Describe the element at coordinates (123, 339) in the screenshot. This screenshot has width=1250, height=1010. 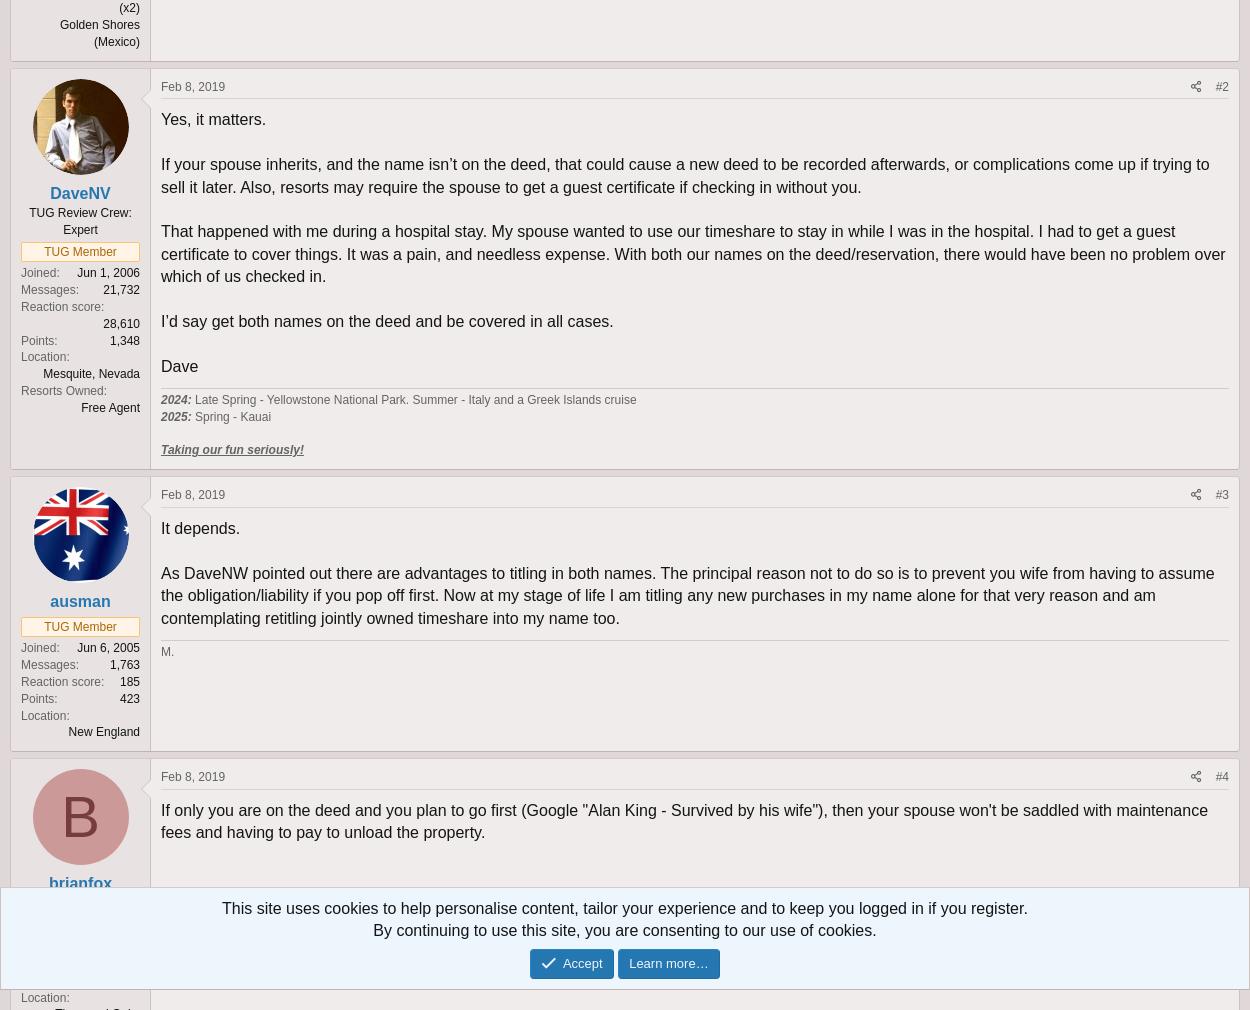
I see `'1,348'` at that location.